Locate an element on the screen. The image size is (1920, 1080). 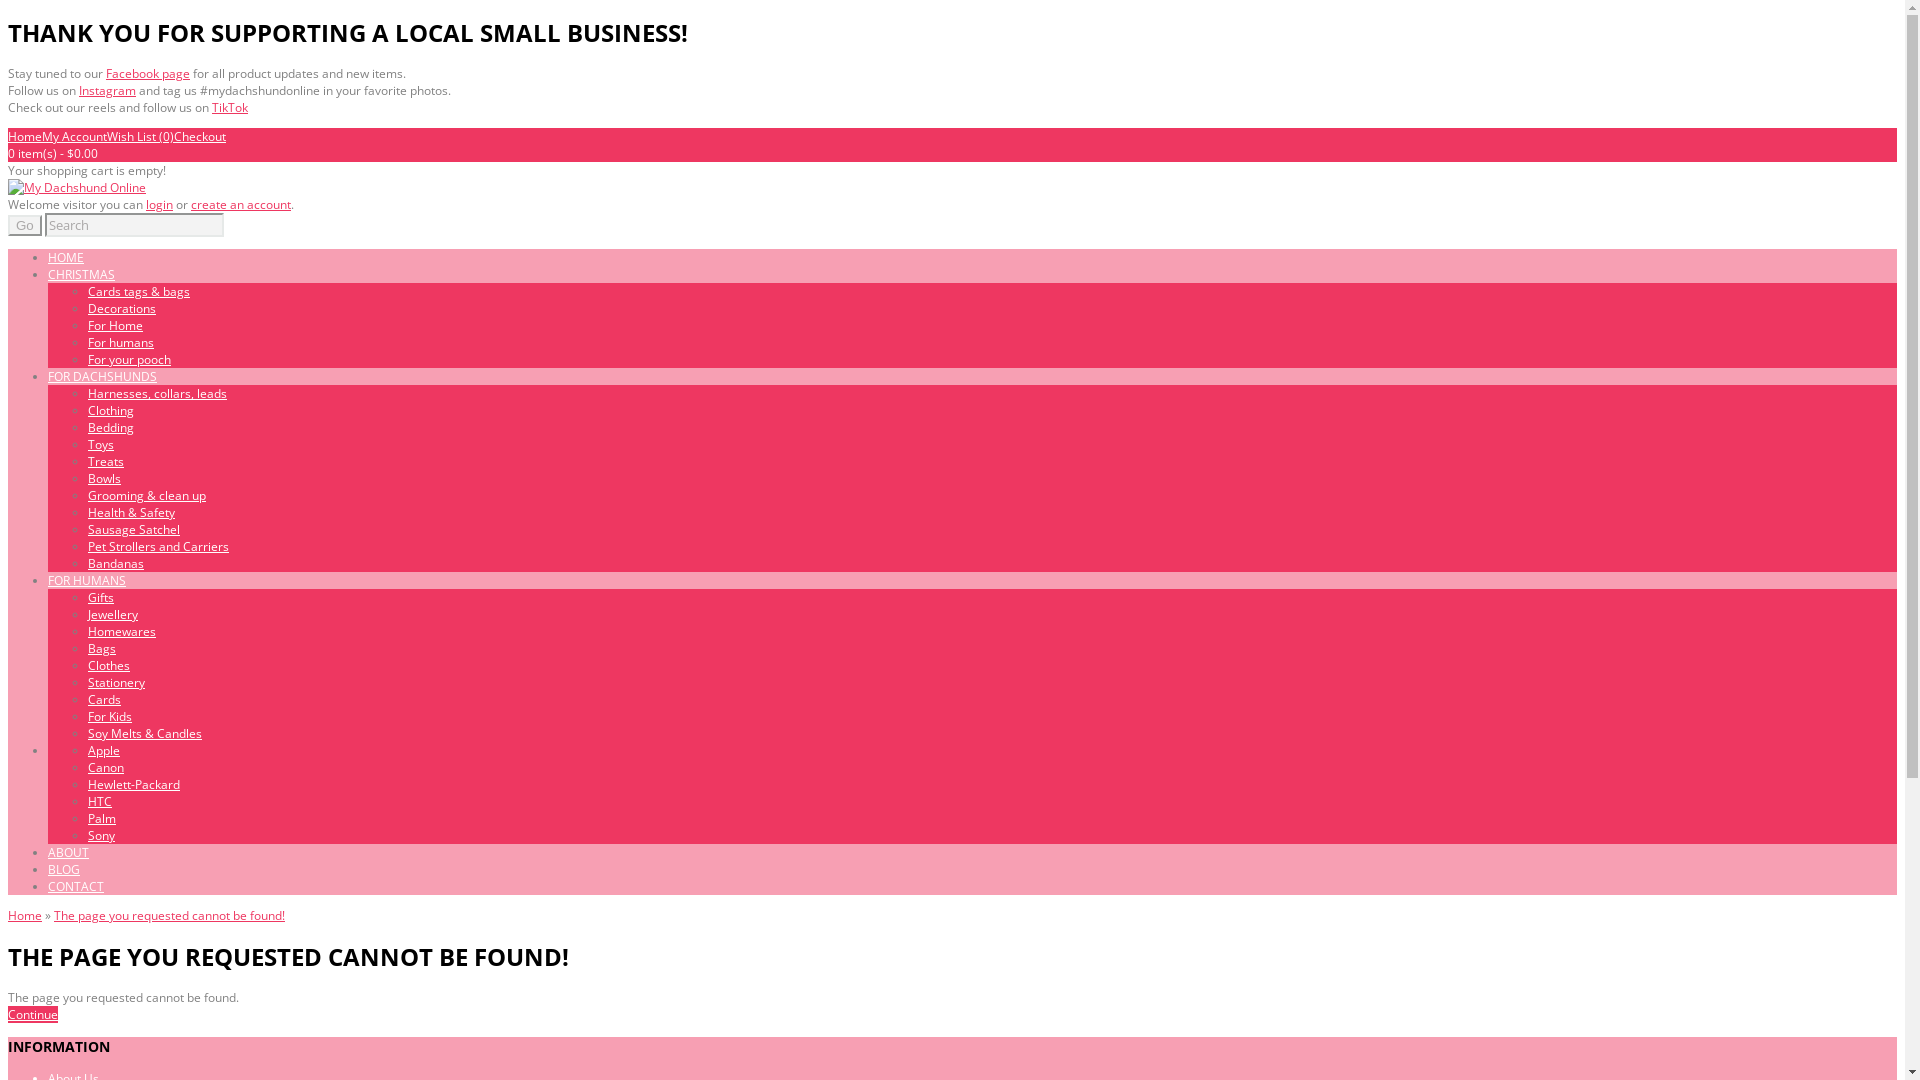
'Pet Strollers and Carriers' is located at coordinates (157, 546).